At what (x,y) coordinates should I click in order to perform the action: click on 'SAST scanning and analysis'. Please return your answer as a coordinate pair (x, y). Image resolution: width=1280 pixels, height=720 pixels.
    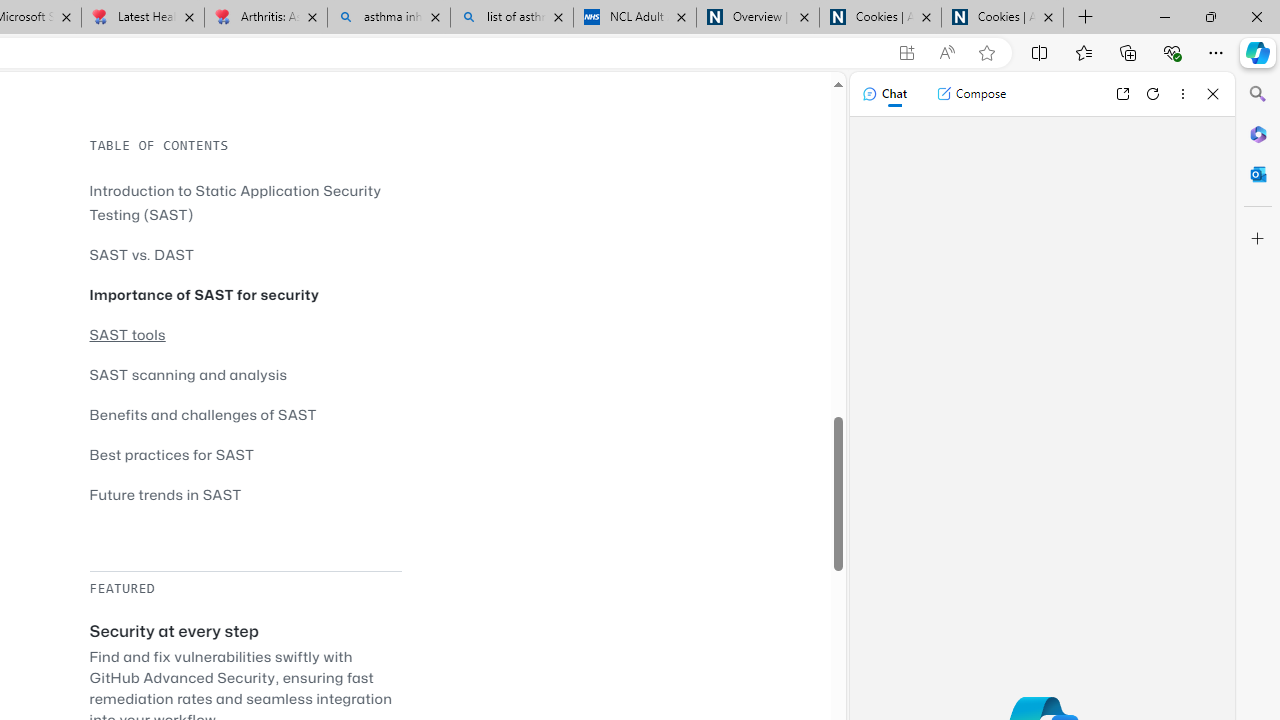
    Looking at the image, I should click on (244, 374).